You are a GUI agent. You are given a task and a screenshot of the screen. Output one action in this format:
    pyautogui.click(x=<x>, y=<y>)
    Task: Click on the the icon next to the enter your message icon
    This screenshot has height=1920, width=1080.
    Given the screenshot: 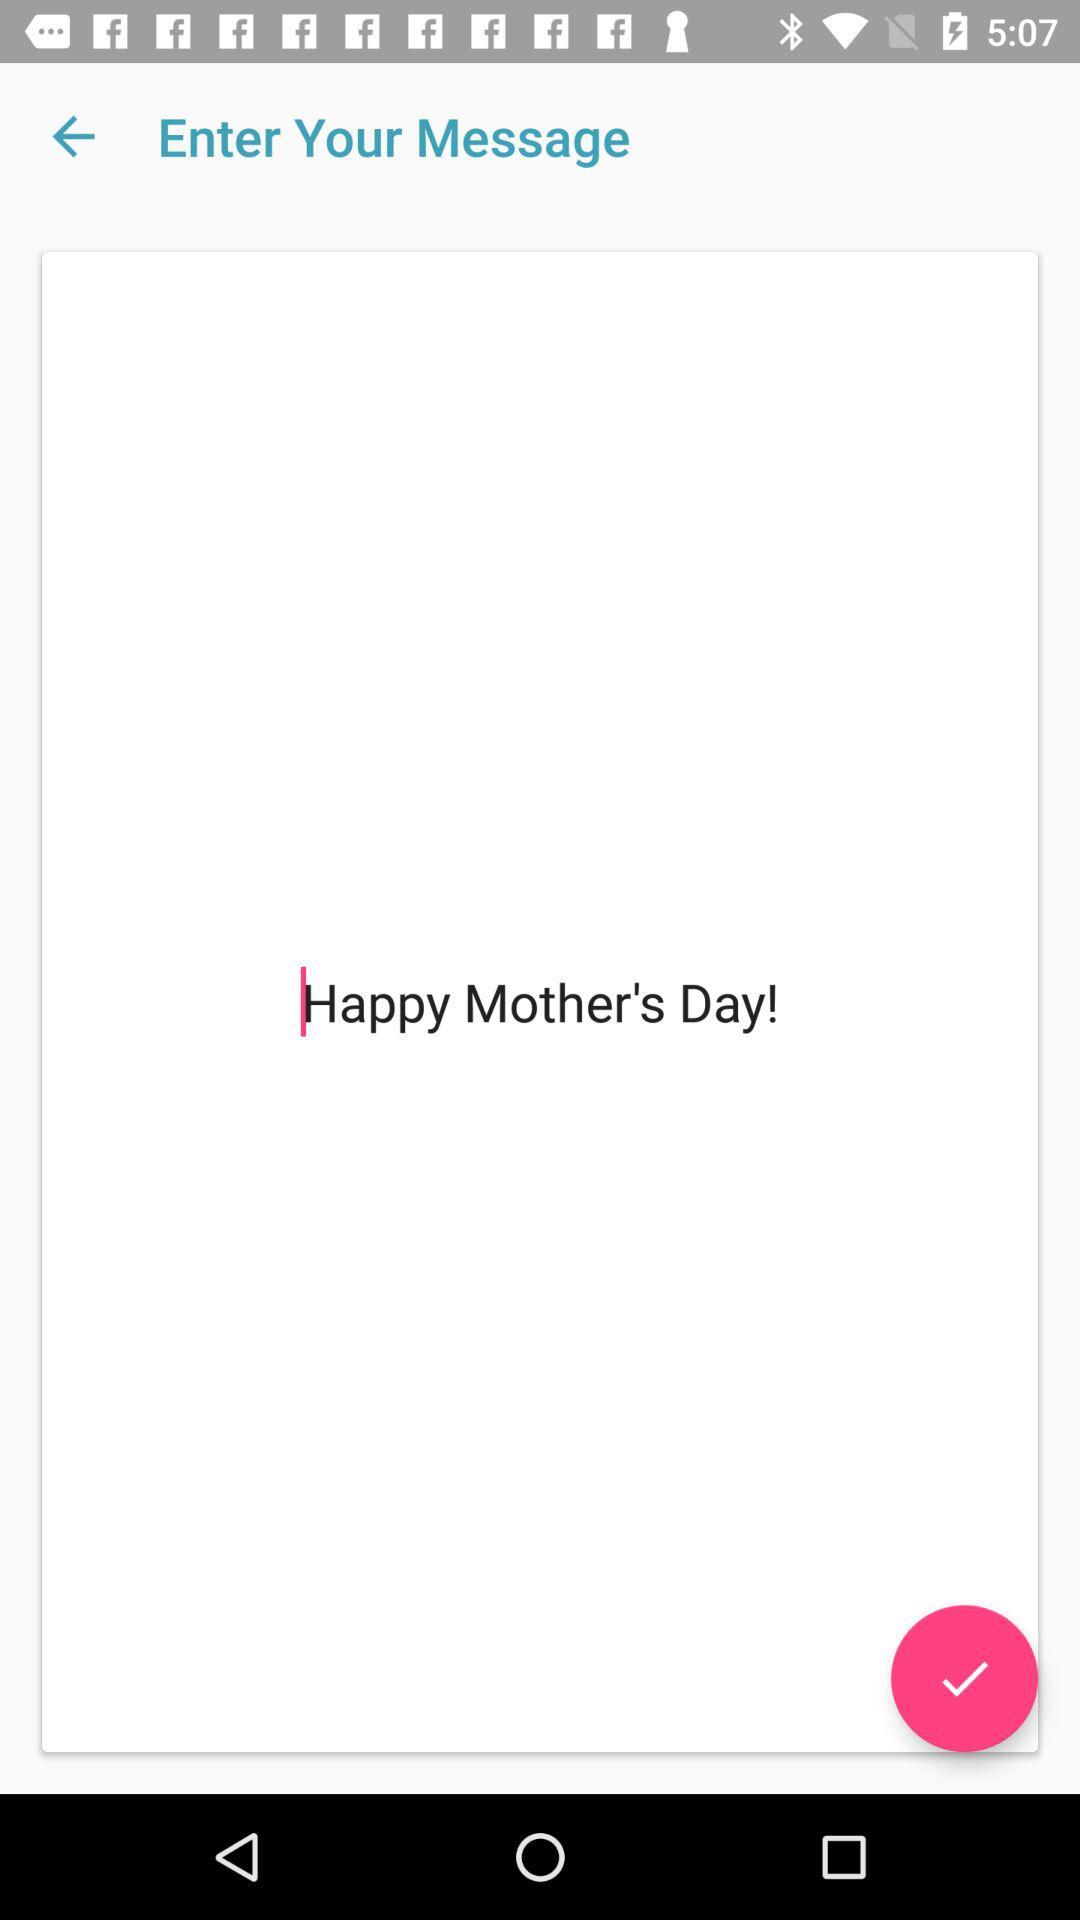 What is the action you would take?
    pyautogui.click(x=72, y=135)
    